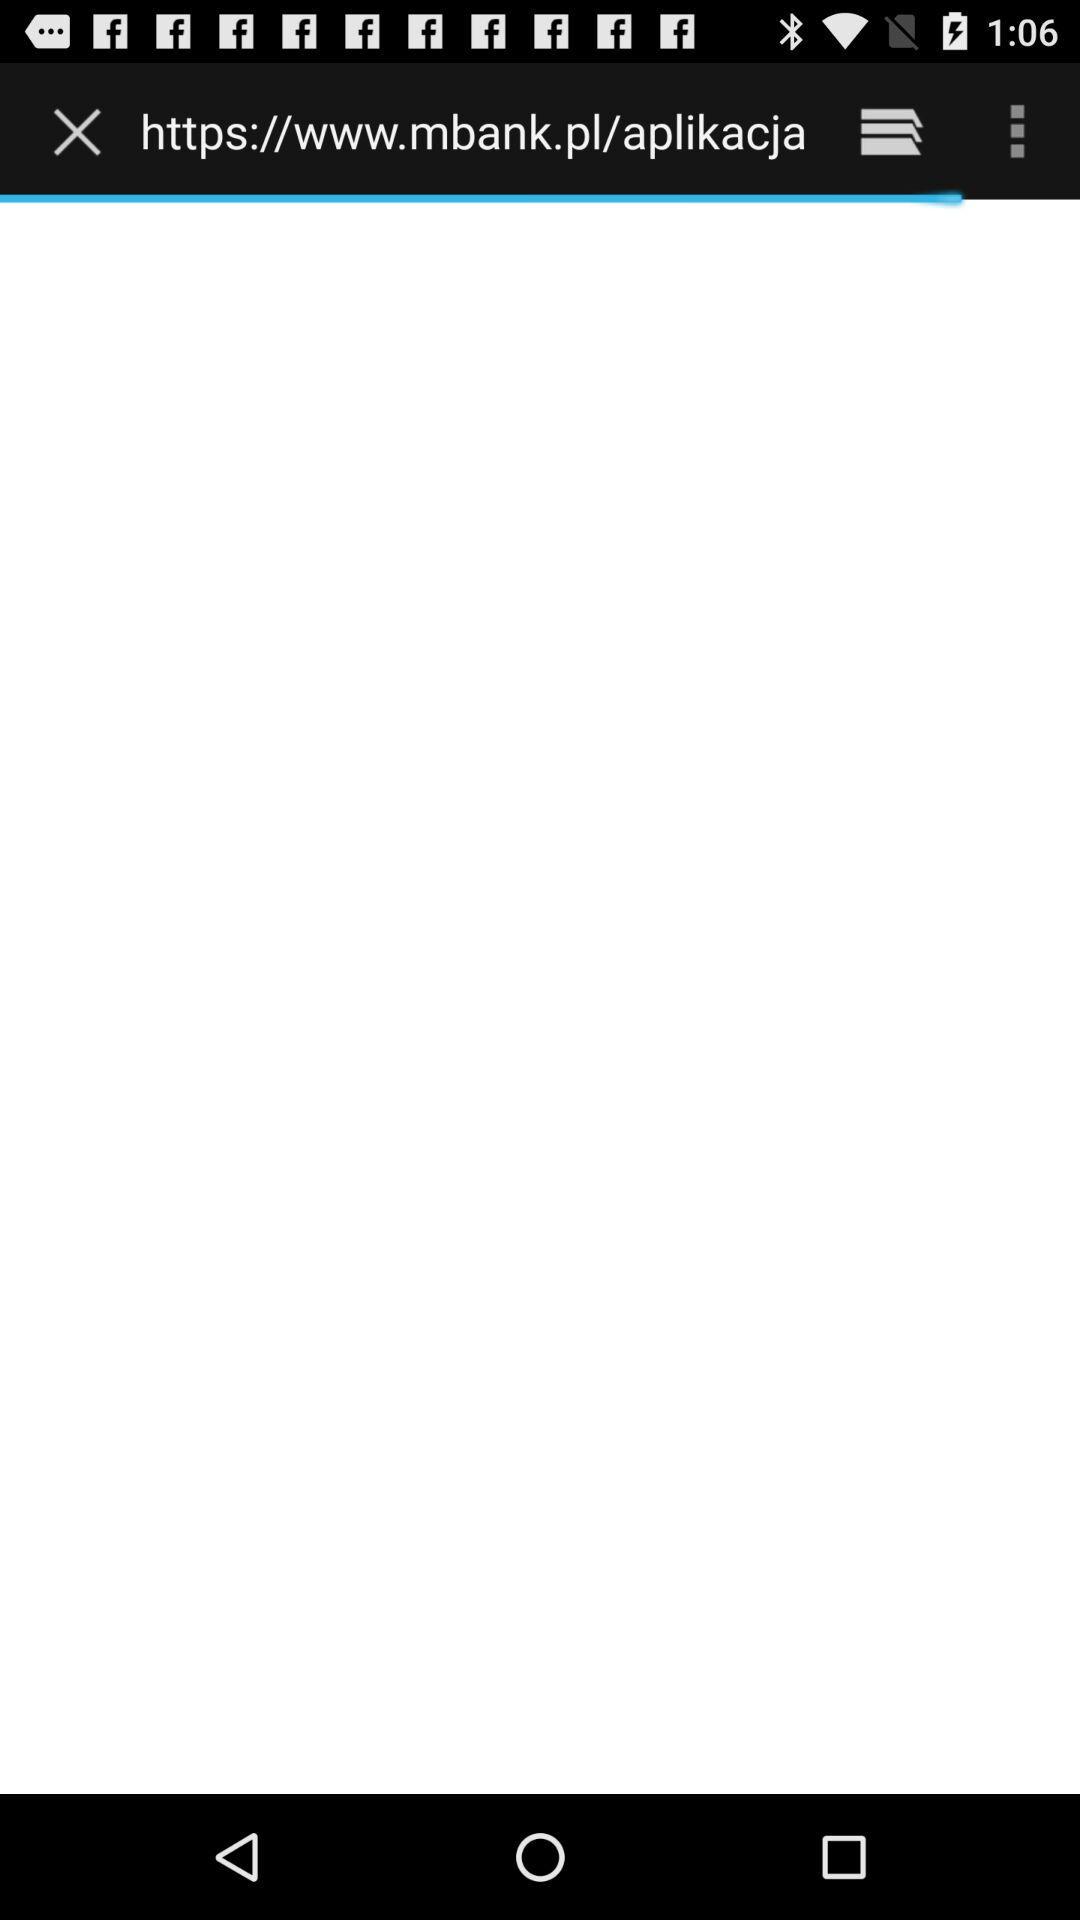  Describe the element at coordinates (540, 996) in the screenshot. I see `the item at the center` at that location.